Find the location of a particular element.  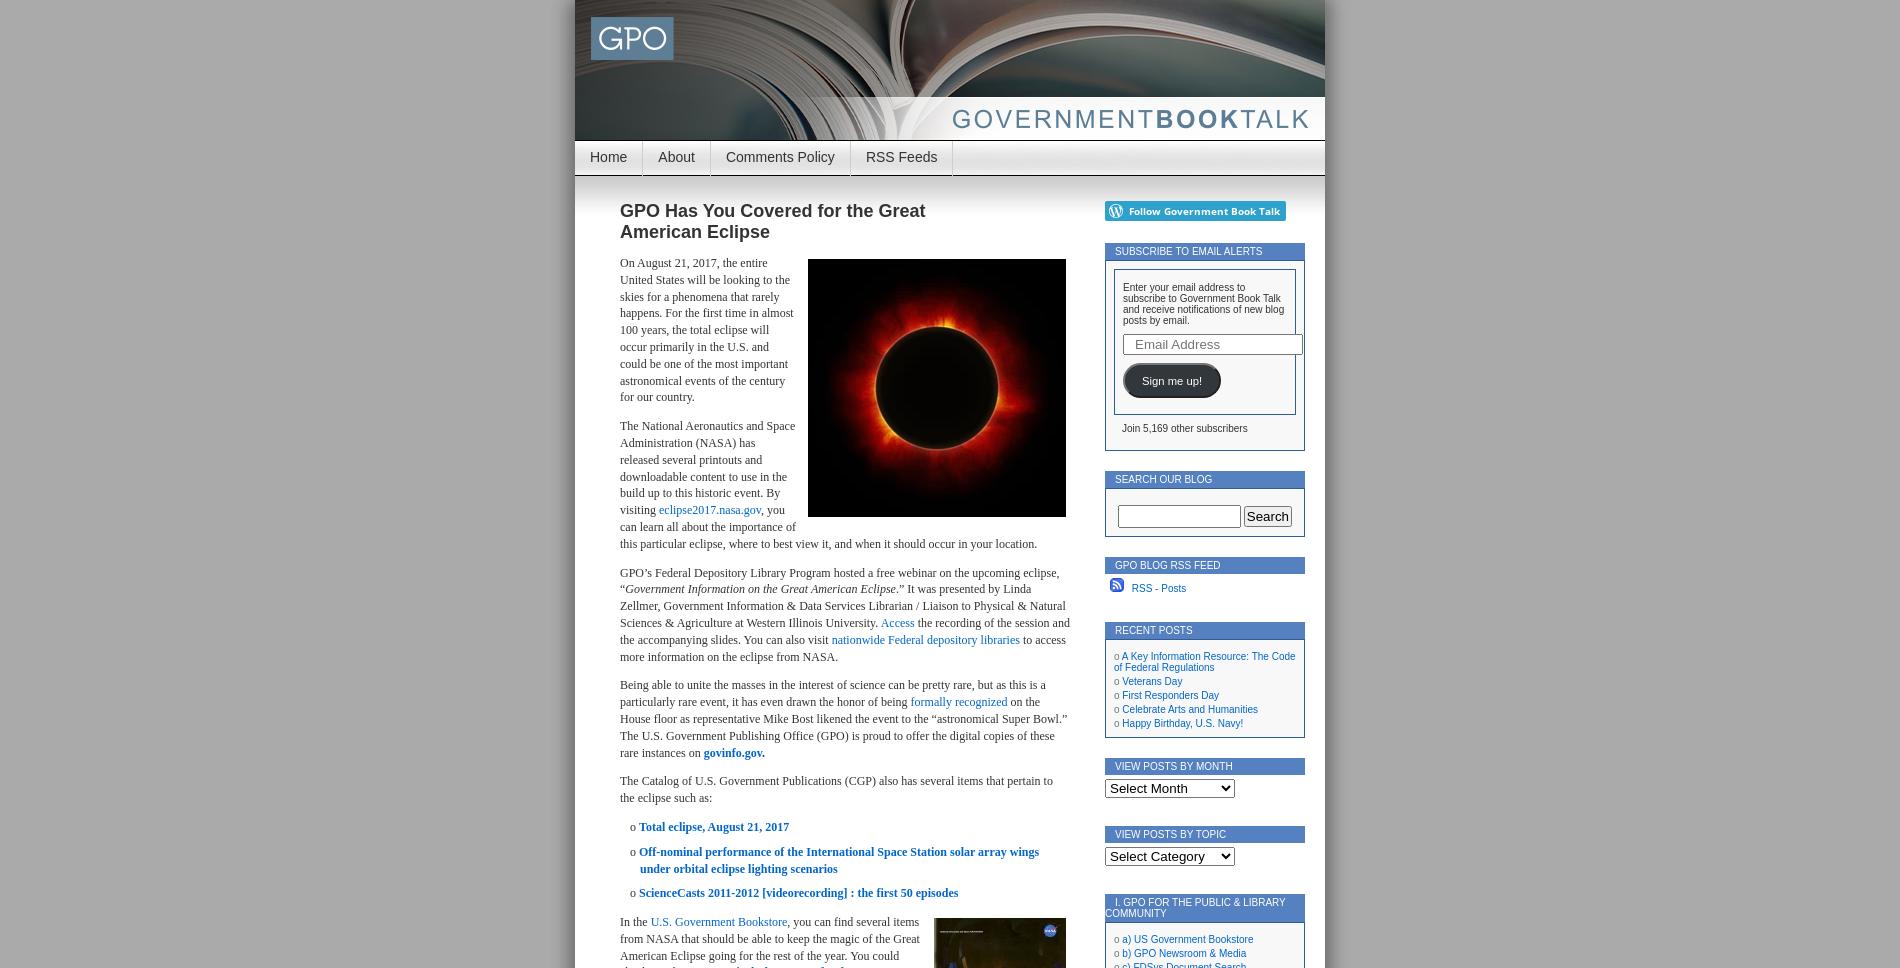

'Access' is located at coordinates (895, 621).